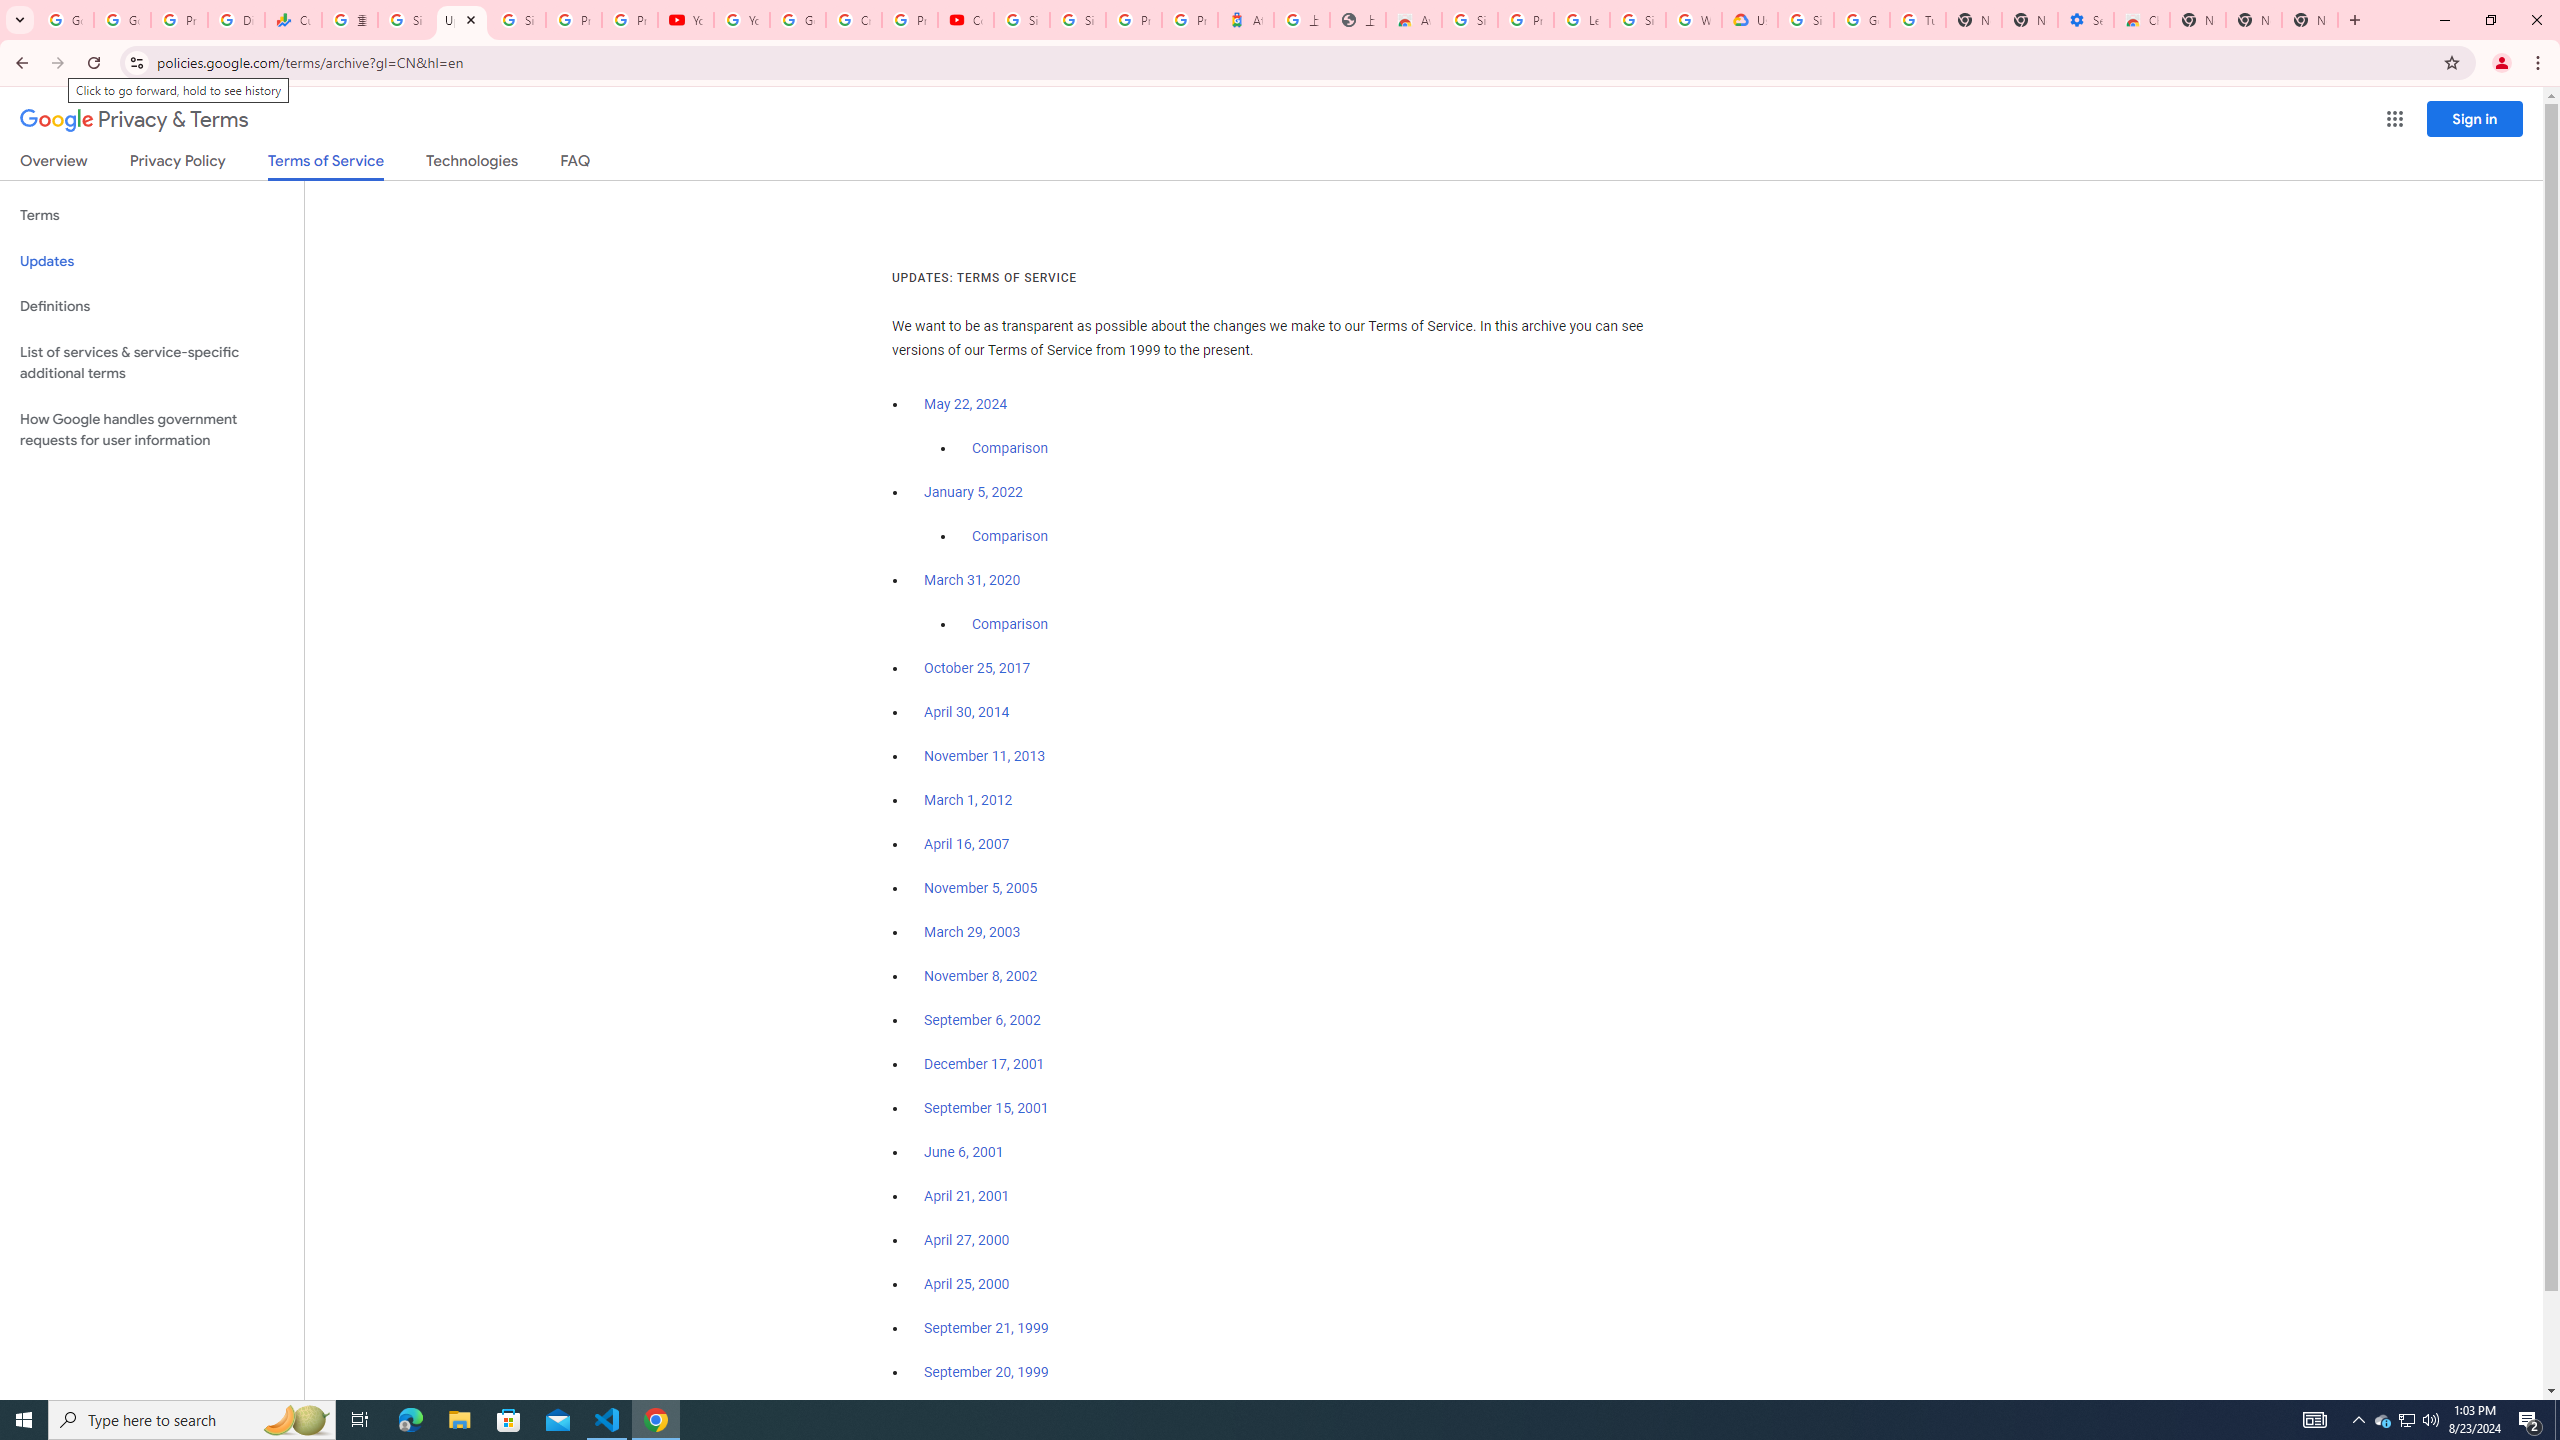  I want to click on 'YouTube', so click(685, 19).